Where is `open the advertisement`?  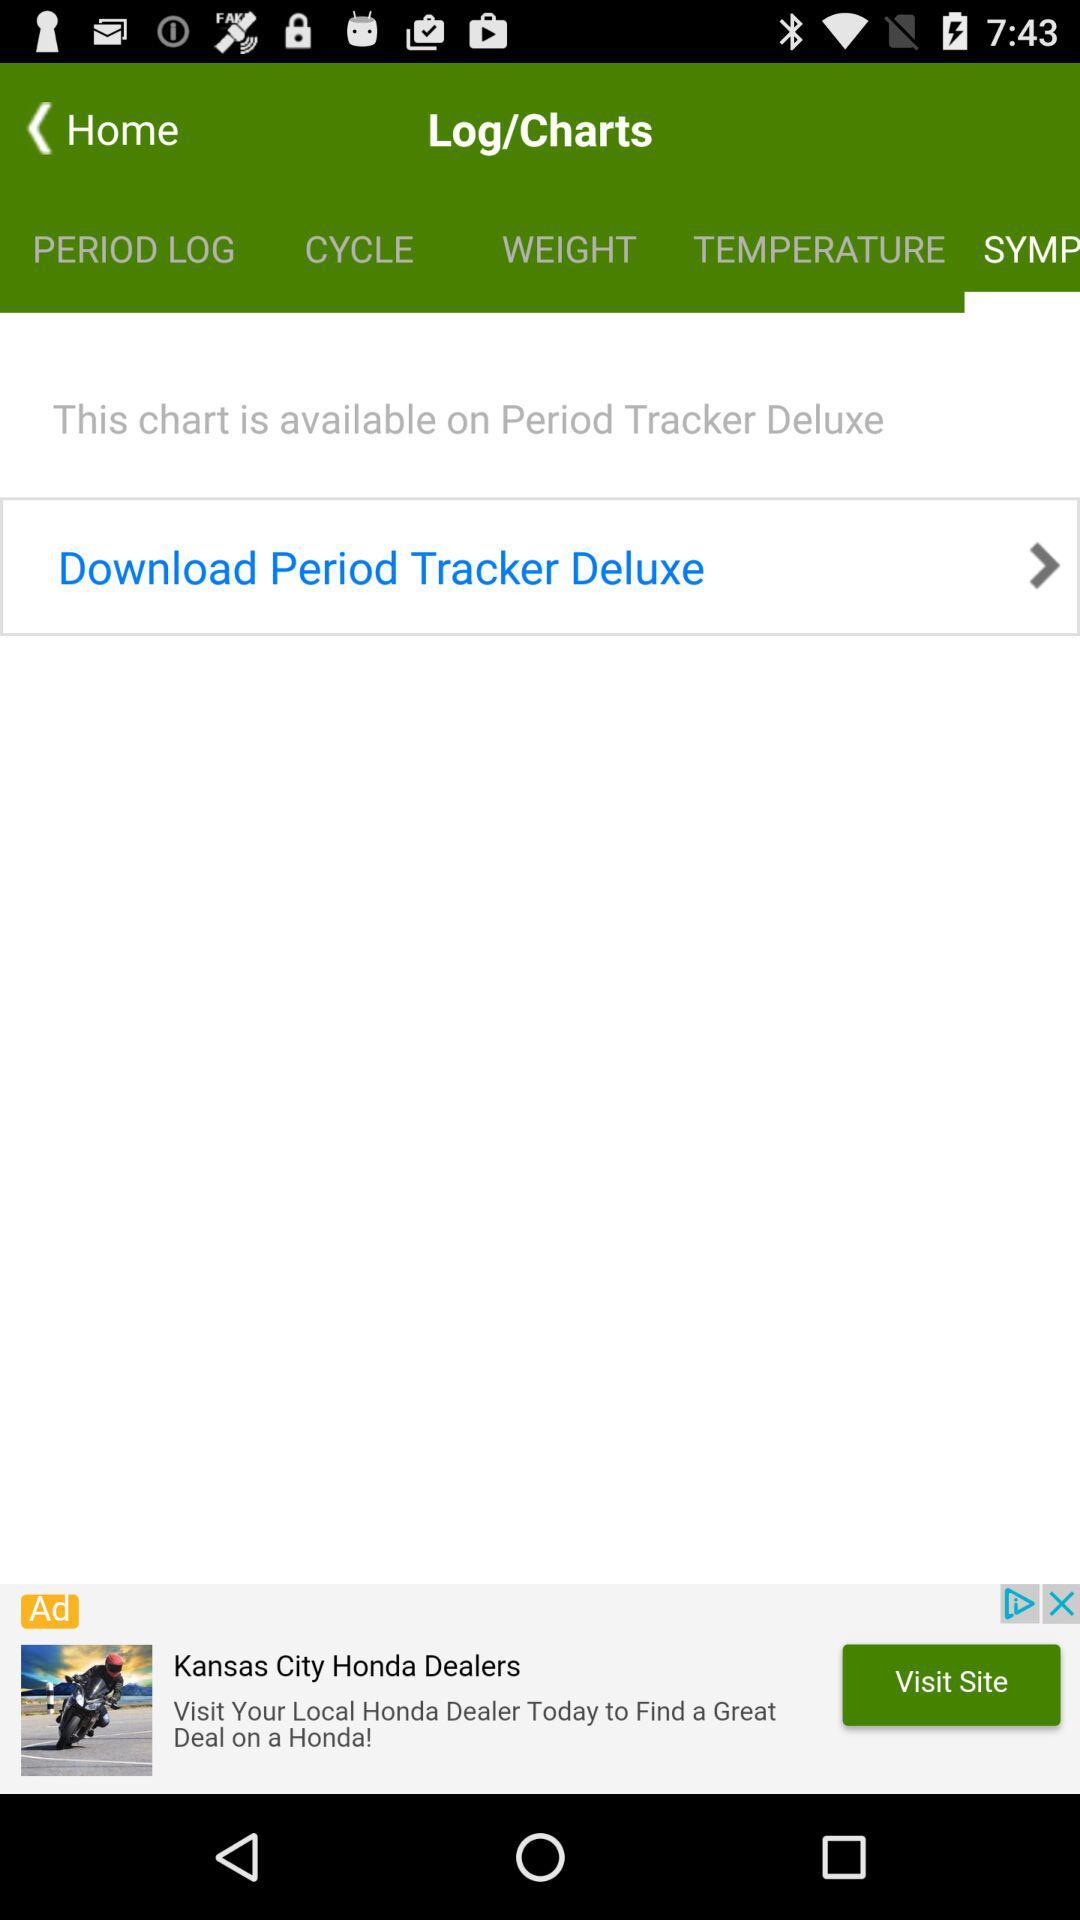
open the advertisement is located at coordinates (540, 1688).